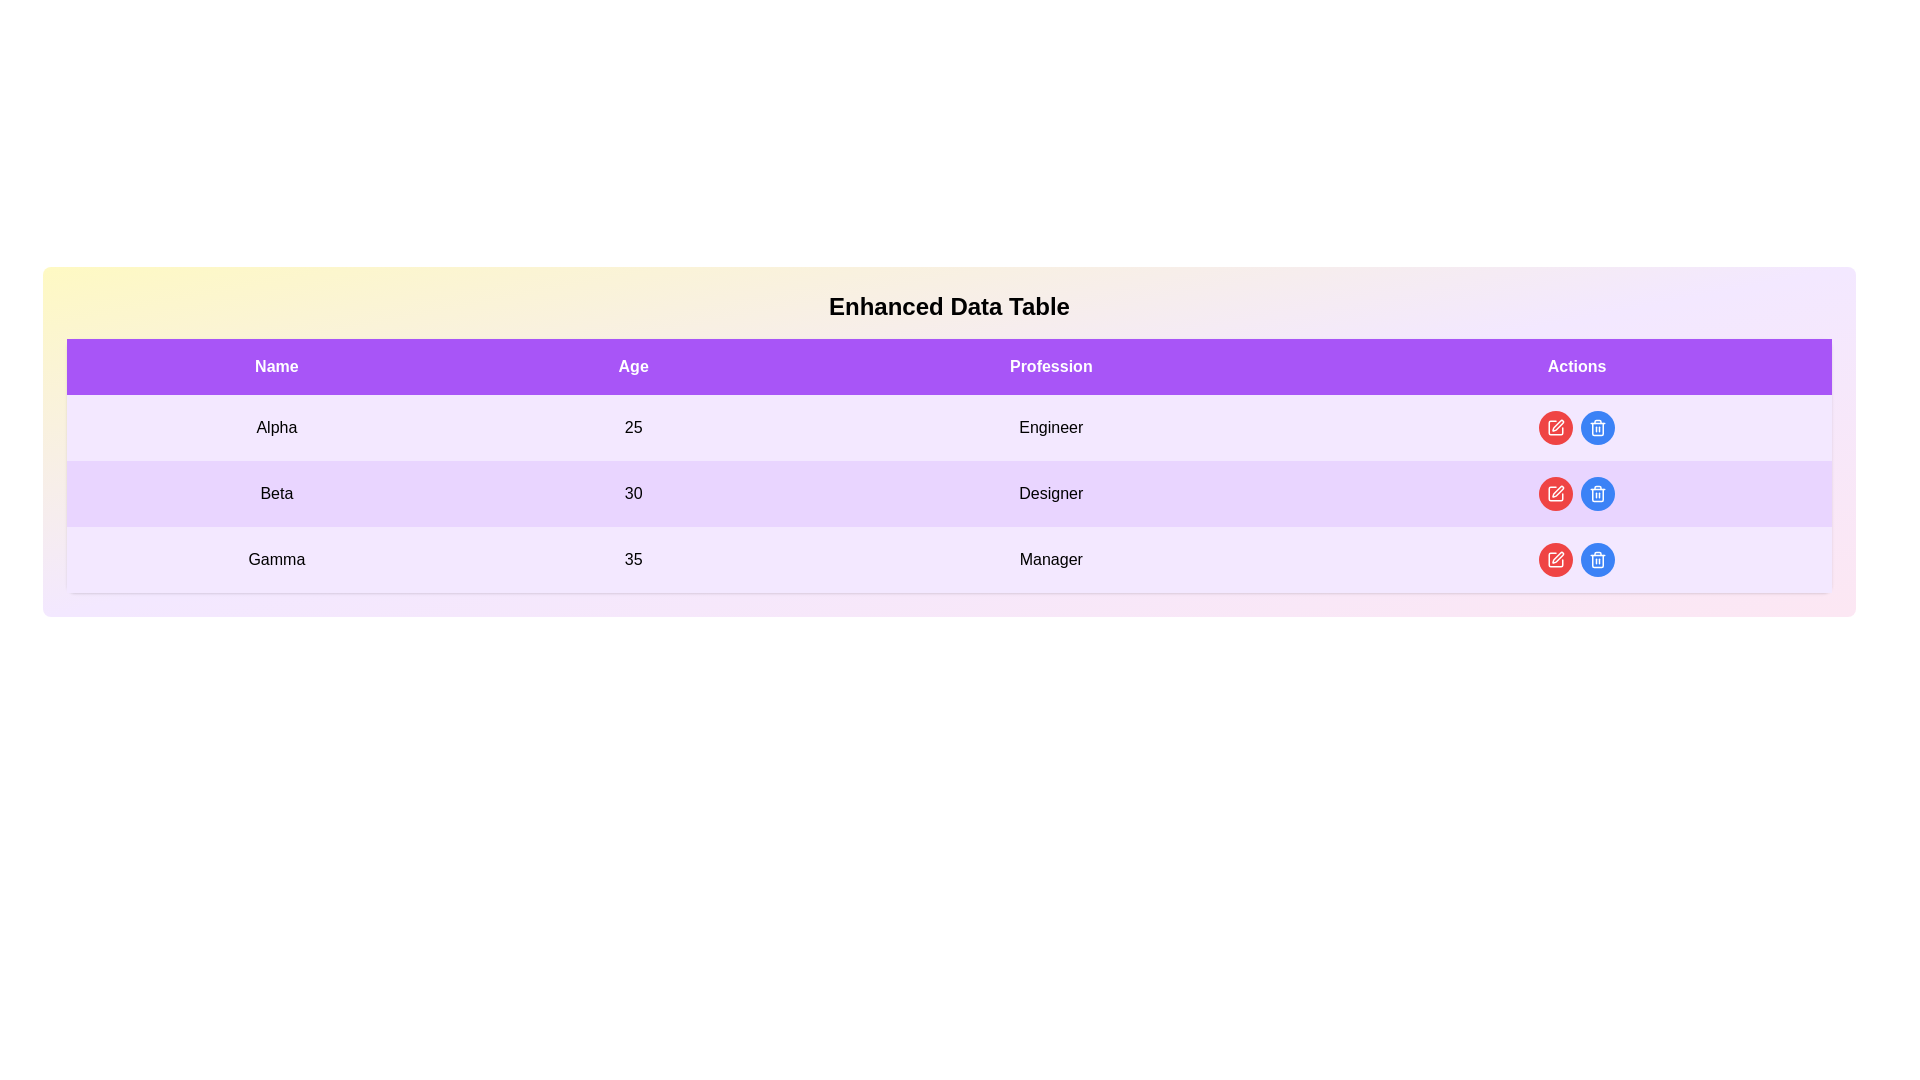  I want to click on the Actions header to sort the table by that column, so click(1576, 366).